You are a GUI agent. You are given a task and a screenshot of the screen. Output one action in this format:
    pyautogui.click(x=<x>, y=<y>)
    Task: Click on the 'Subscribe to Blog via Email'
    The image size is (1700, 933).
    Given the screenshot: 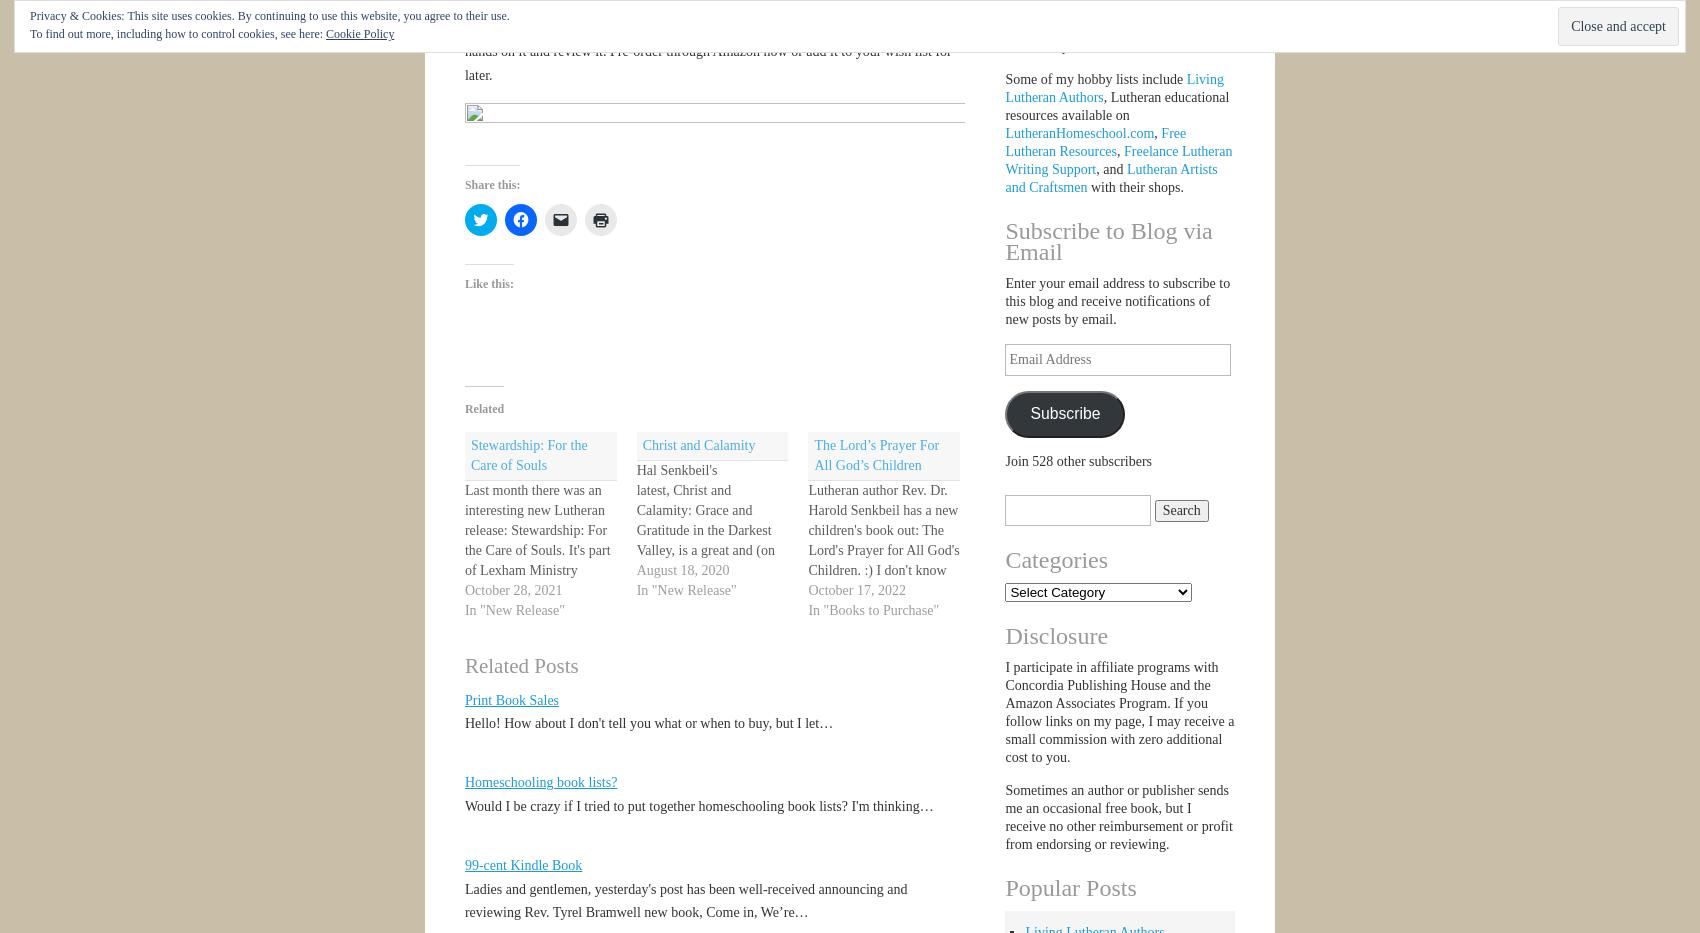 What is the action you would take?
    pyautogui.click(x=1108, y=240)
    